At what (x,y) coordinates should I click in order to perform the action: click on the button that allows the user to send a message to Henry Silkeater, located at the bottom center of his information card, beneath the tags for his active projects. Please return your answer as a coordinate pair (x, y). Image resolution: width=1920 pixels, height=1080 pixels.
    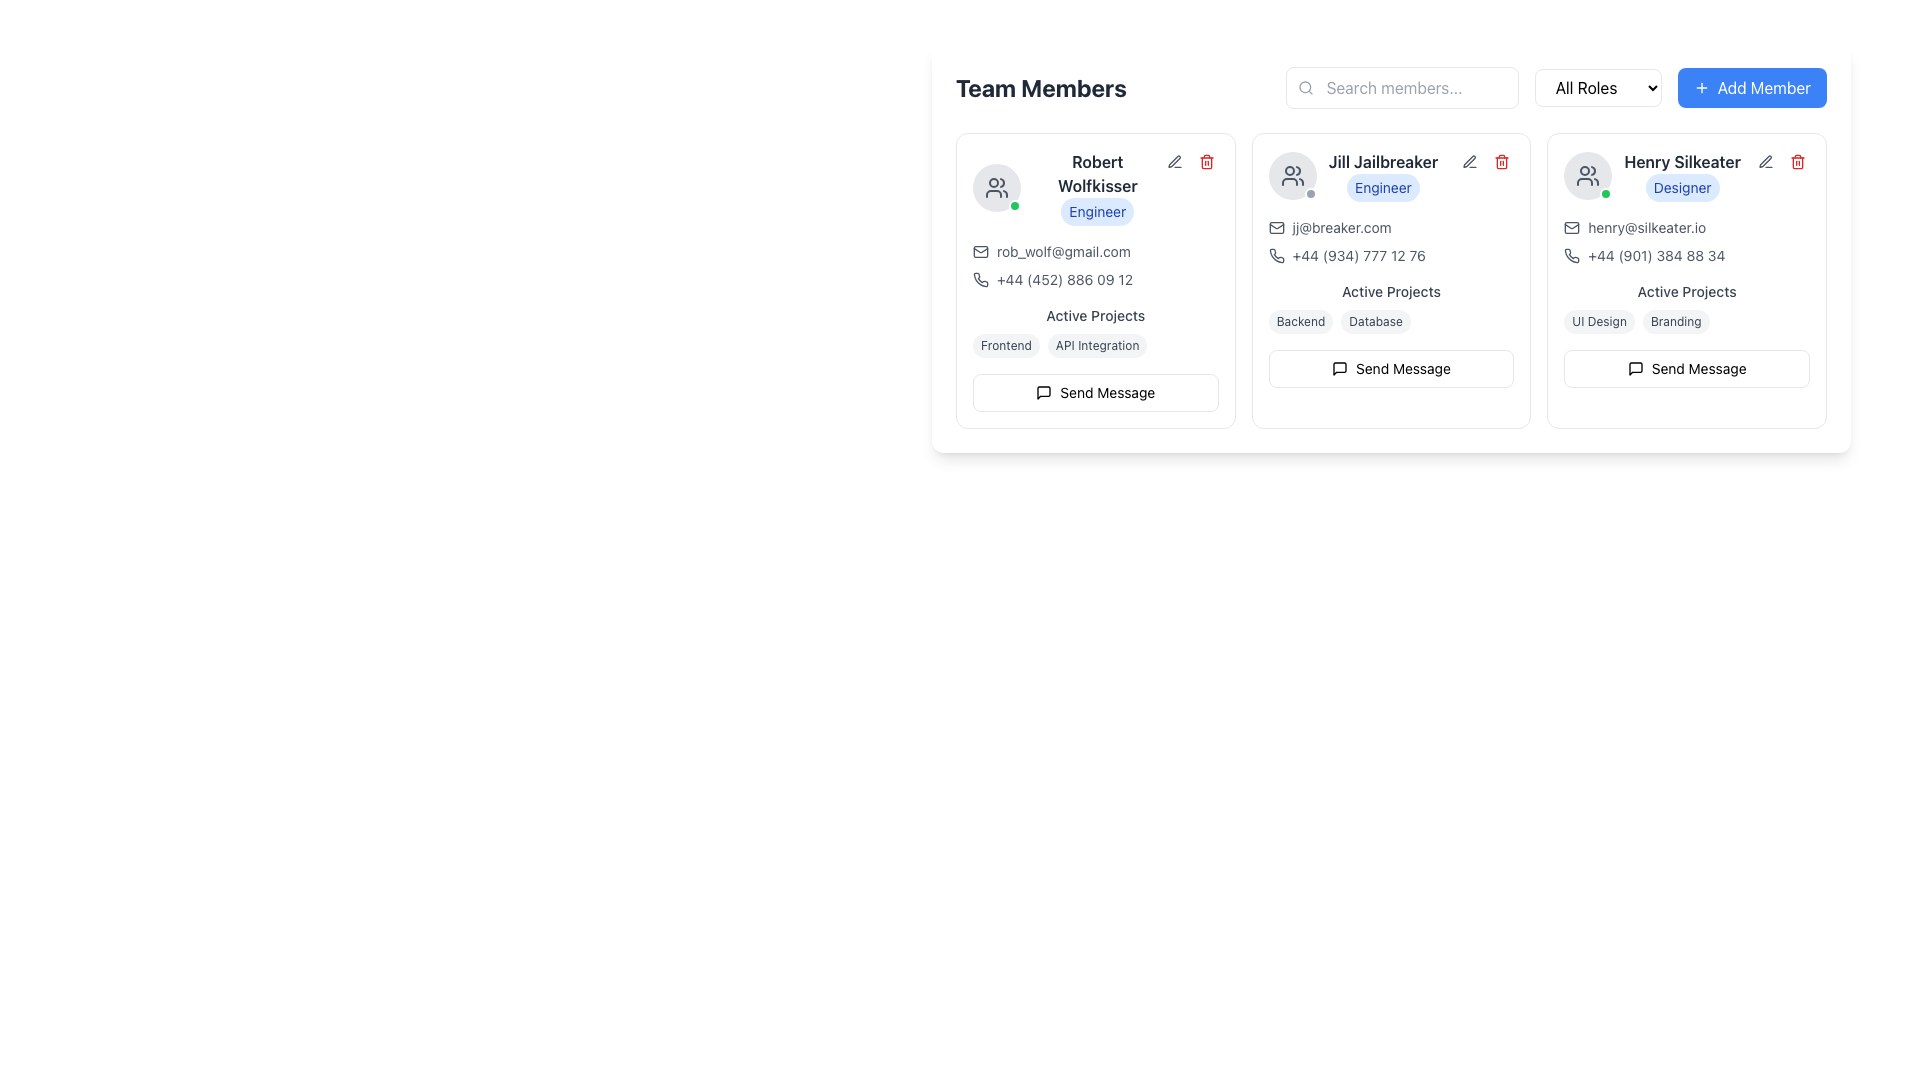
    Looking at the image, I should click on (1686, 369).